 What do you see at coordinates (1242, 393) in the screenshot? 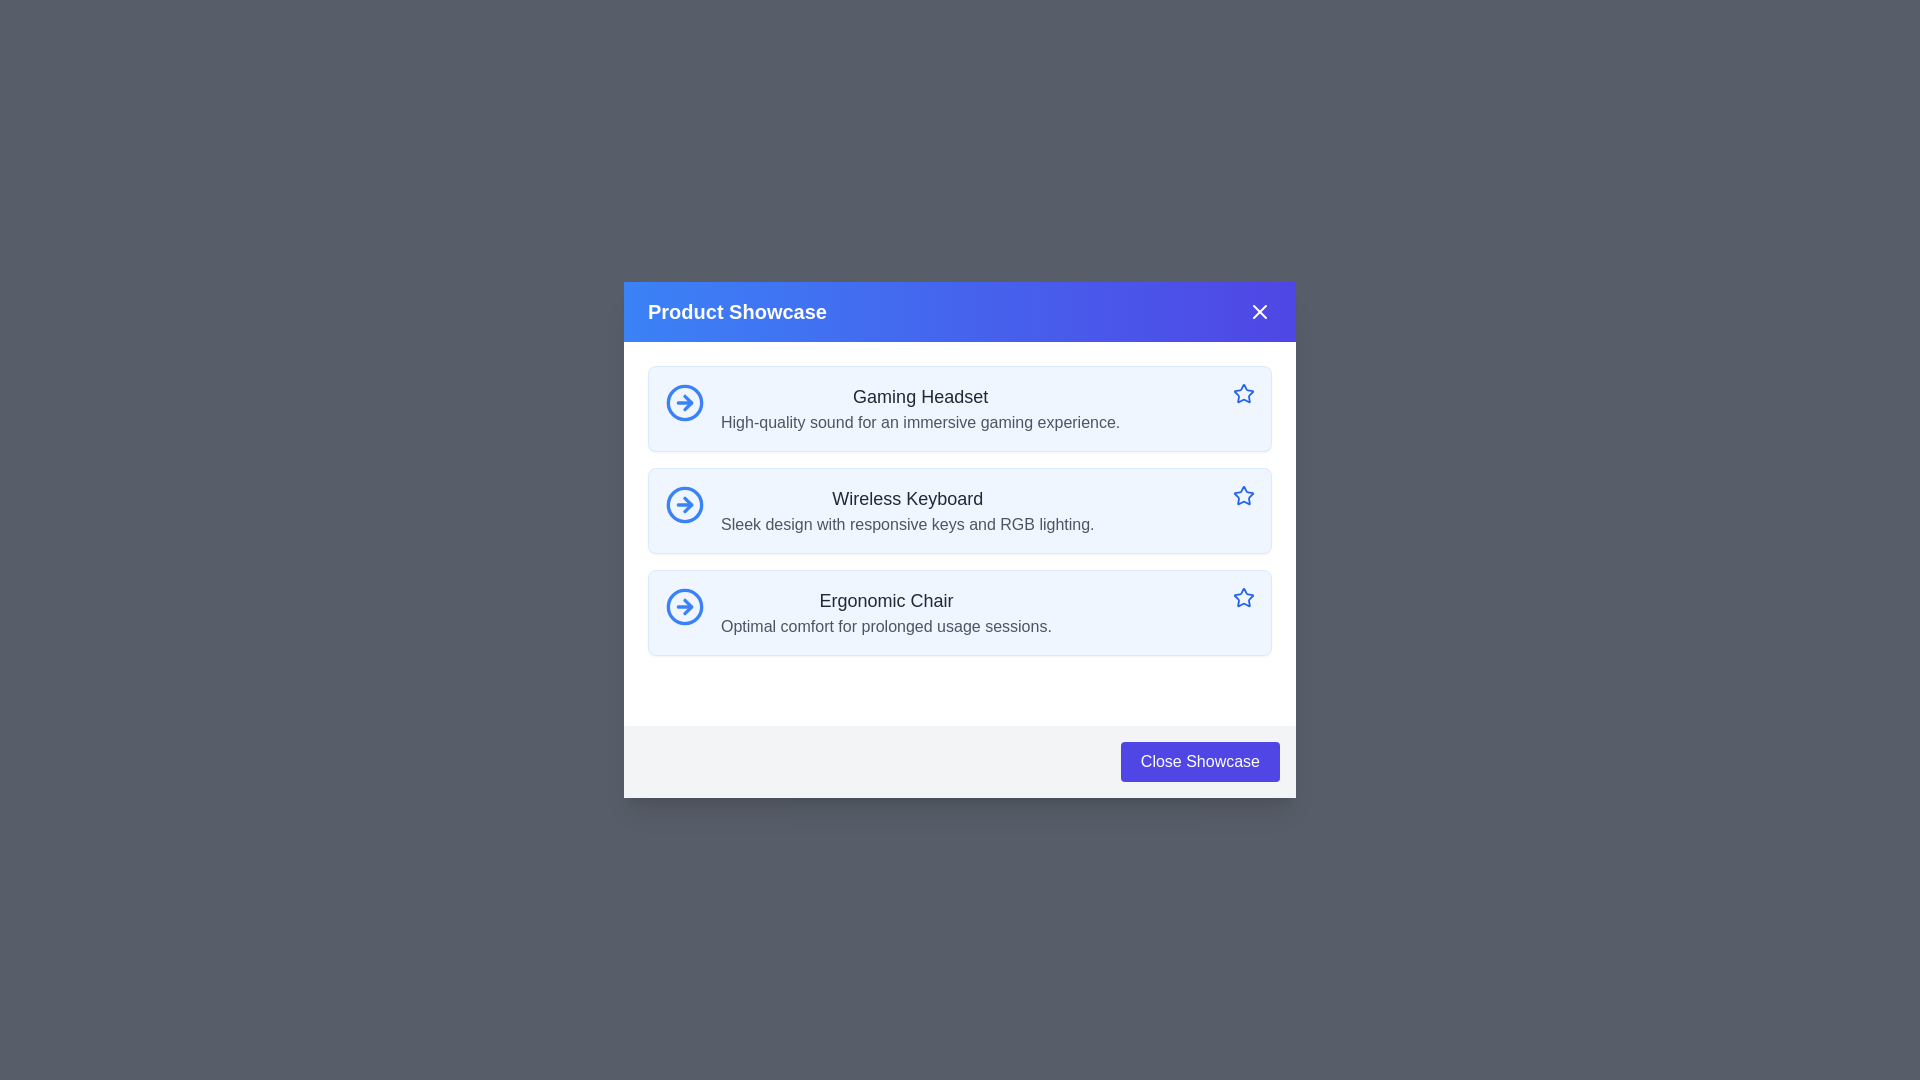
I see `the blue outlined star icon button located on the right side of the 'Gaming Headset' section` at bounding box center [1242, 393].